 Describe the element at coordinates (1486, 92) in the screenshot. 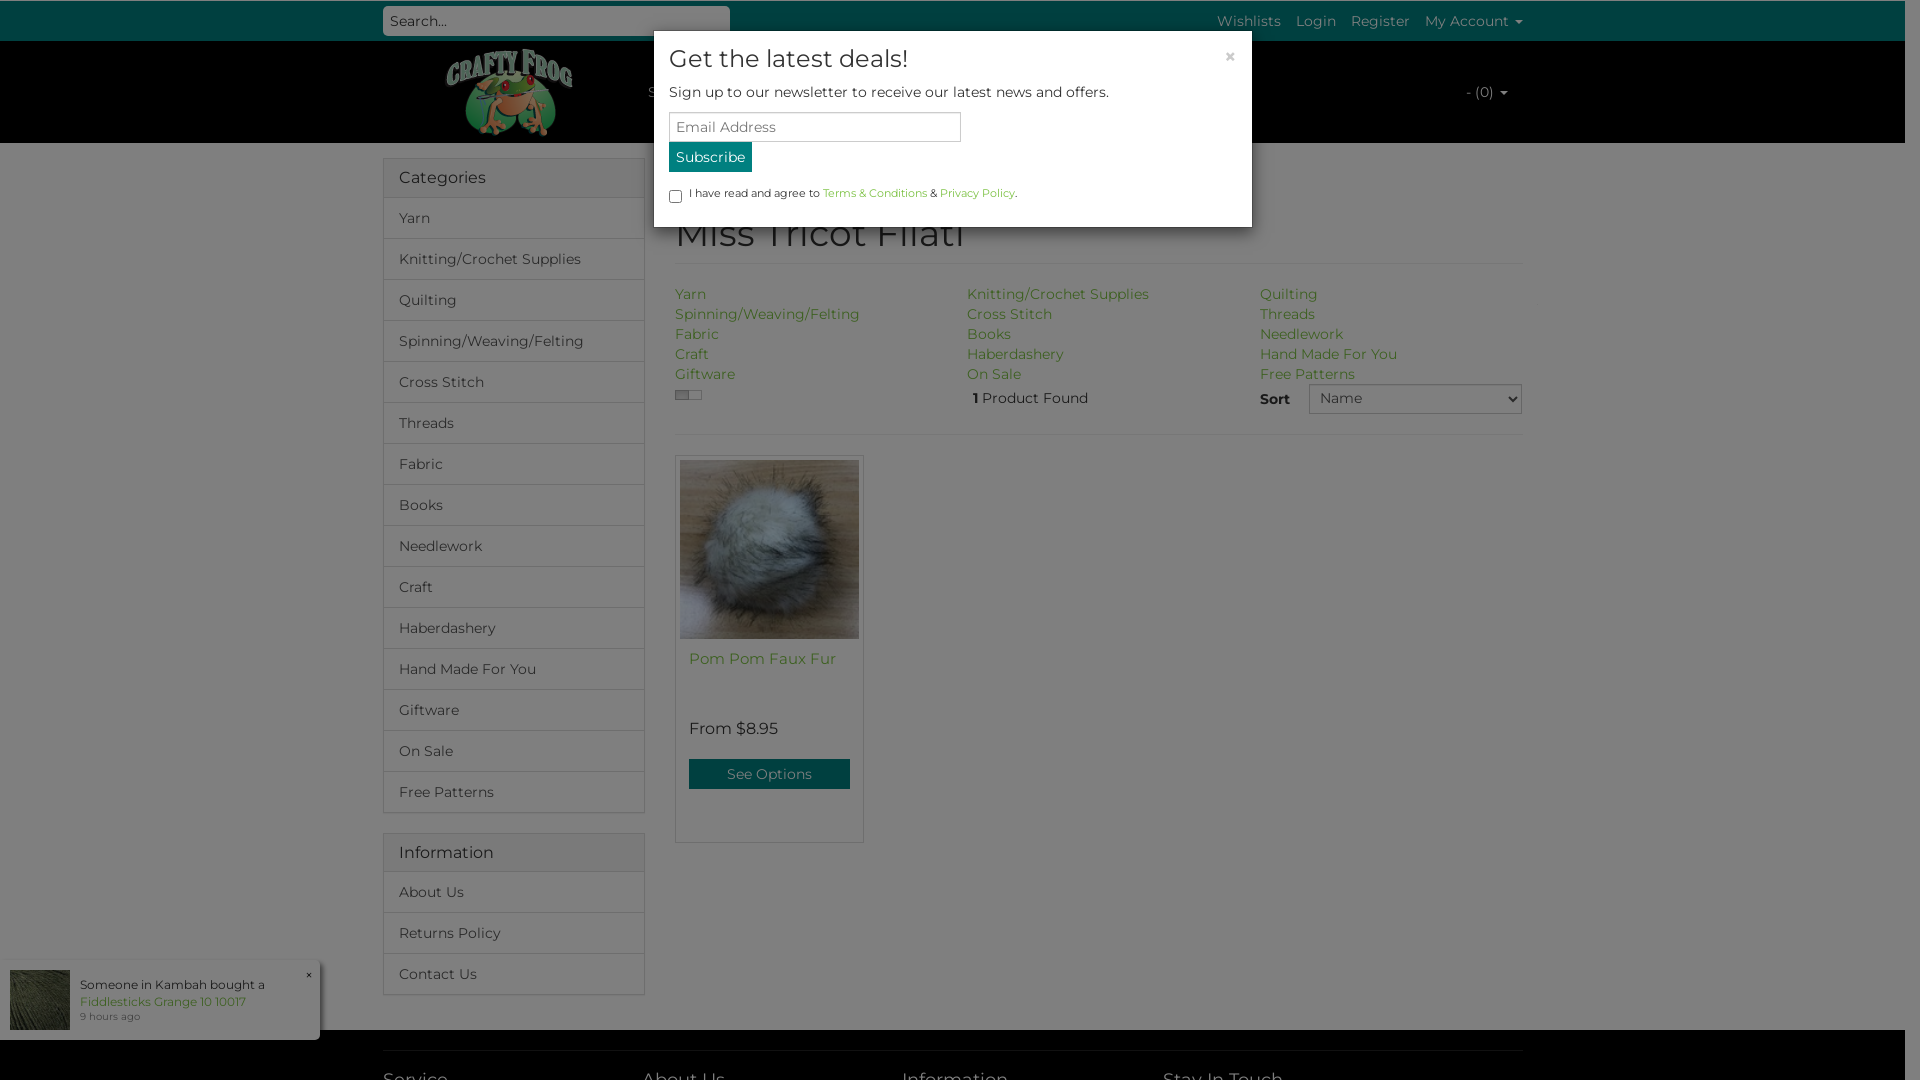

I see `'- (0)'` at that location.